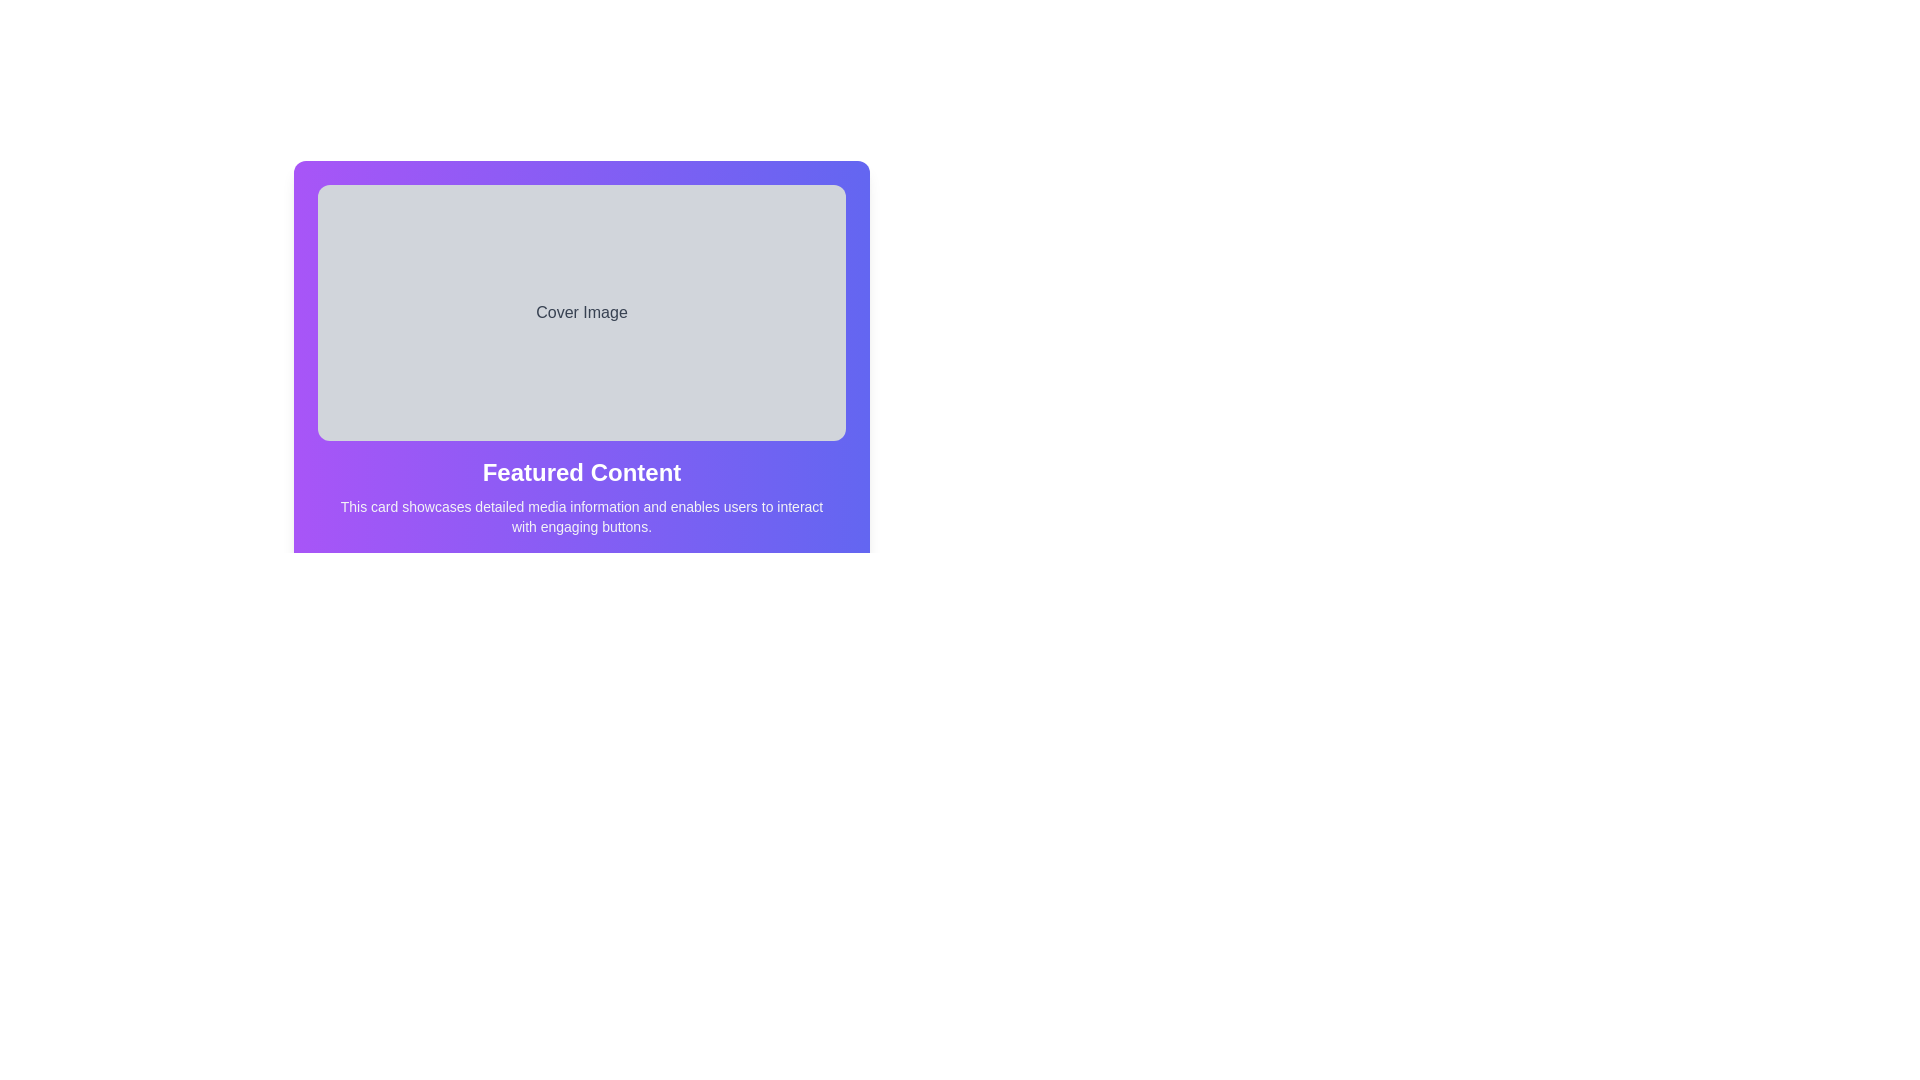  Describe the element at coordinates (580, 312) in the screenshot. I see `the 'Cover Image' text label, which is displayed in neutral gray within a rounded gray box` at that location.